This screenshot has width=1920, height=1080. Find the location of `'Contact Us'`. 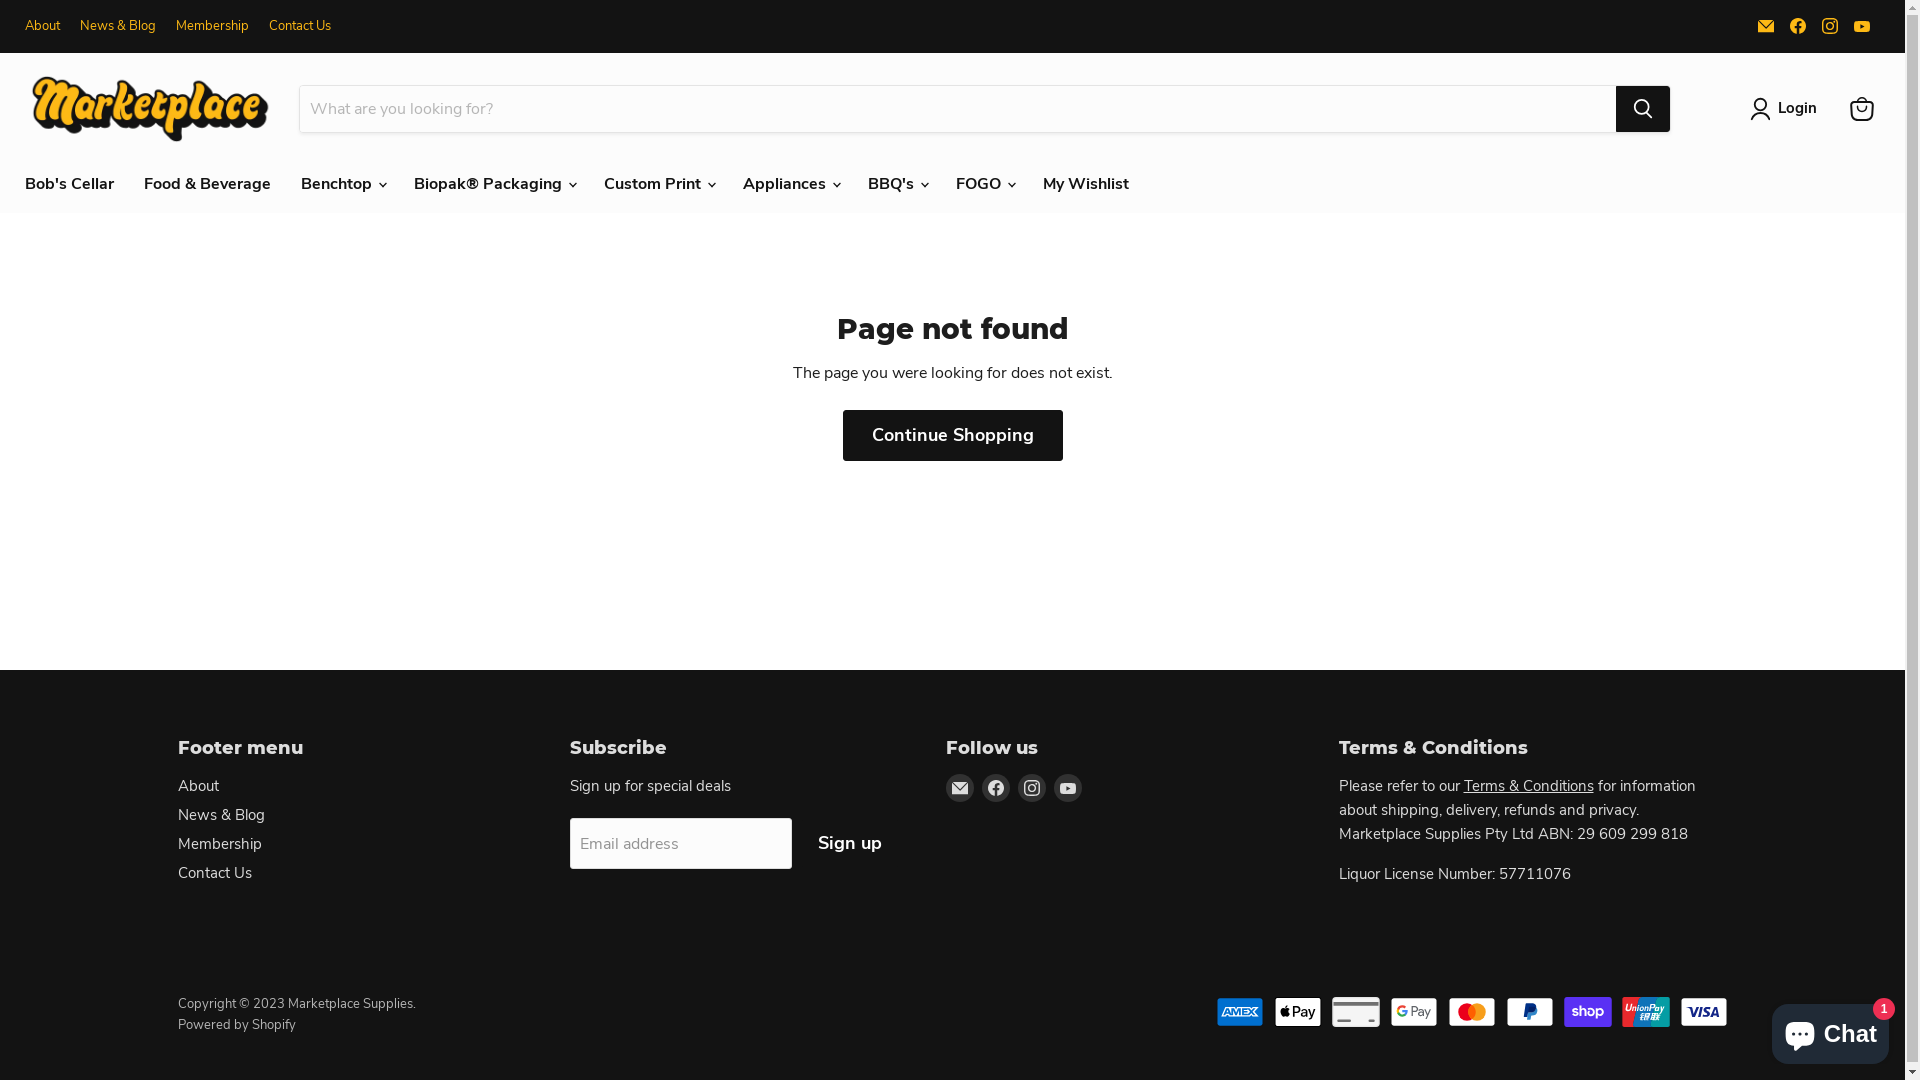

'Contact Us' is located at coordinates (267, 26).